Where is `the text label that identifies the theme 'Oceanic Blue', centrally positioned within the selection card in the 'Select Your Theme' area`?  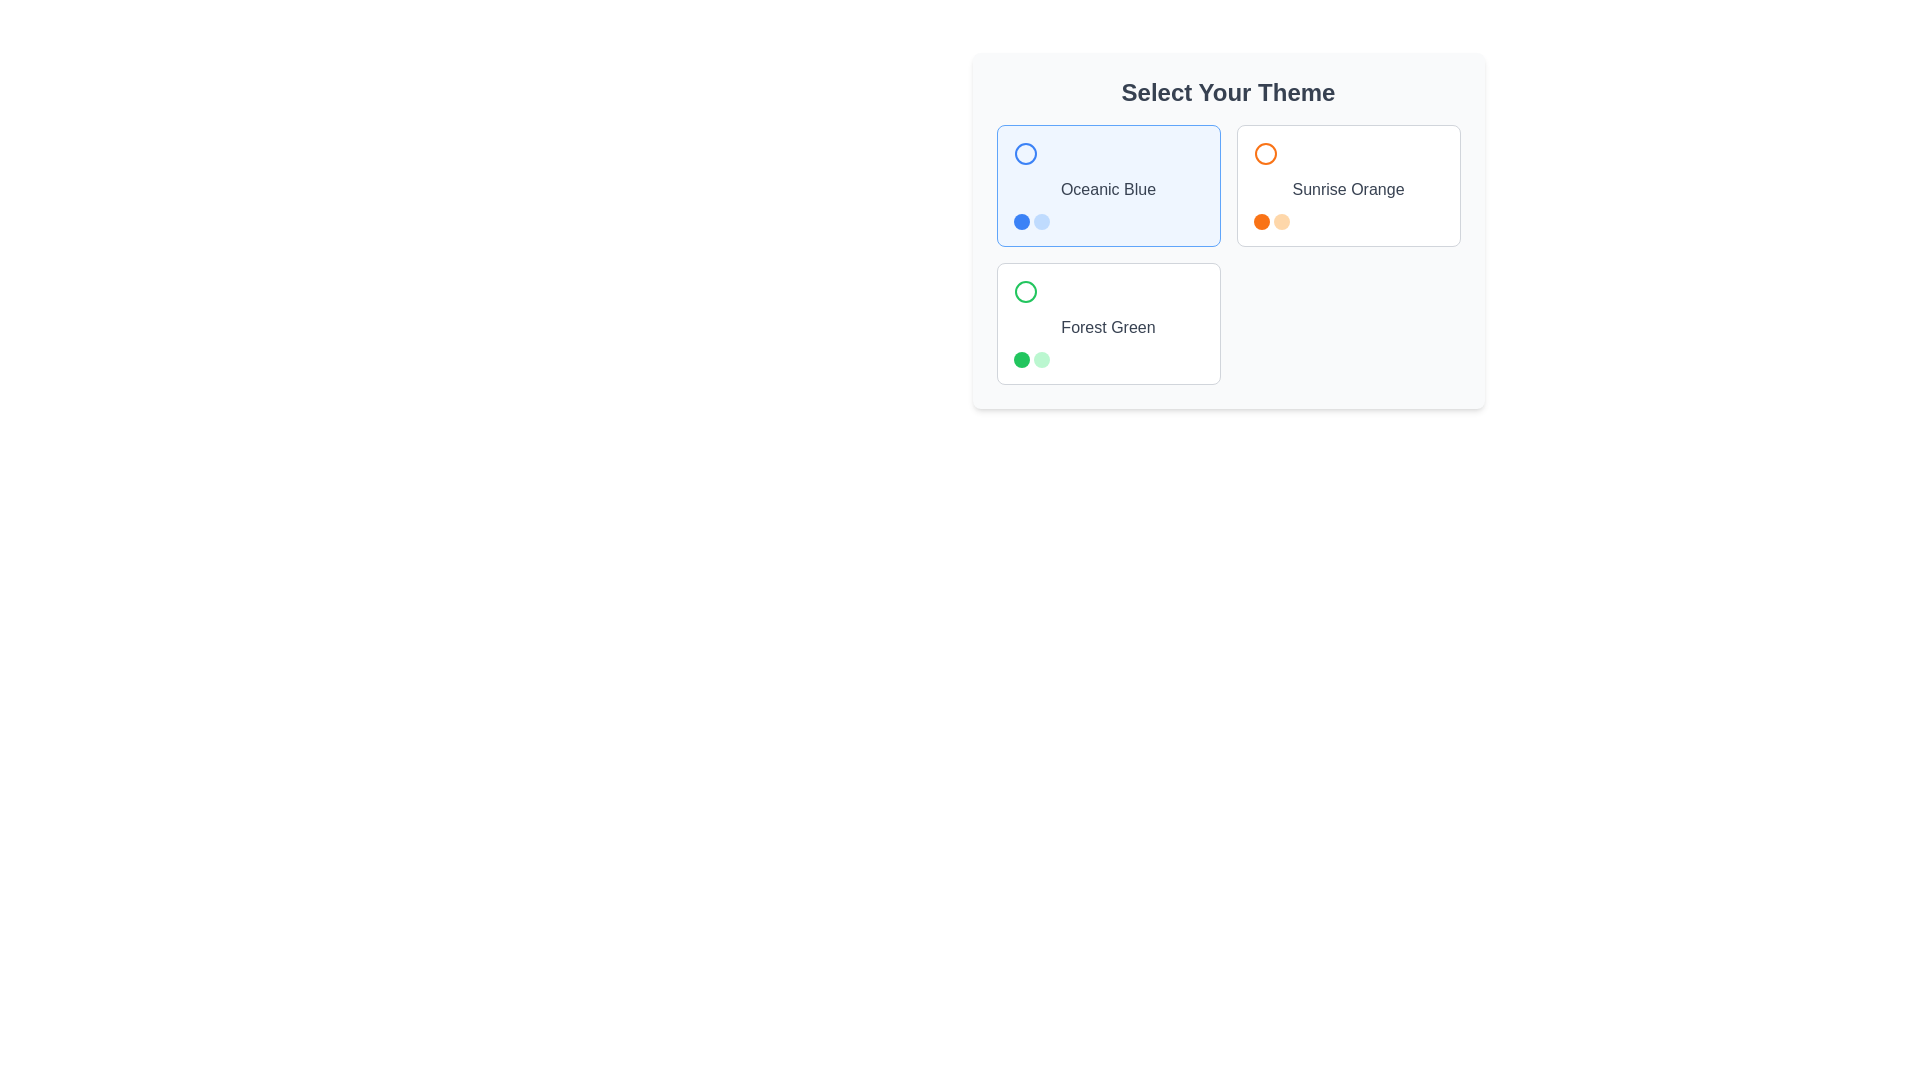 the text label that identifies the theme 'Oceanic Blue', centrally positioned within the selection card in the 'Select Your Theme' area is located at coordinates (1107, 189).